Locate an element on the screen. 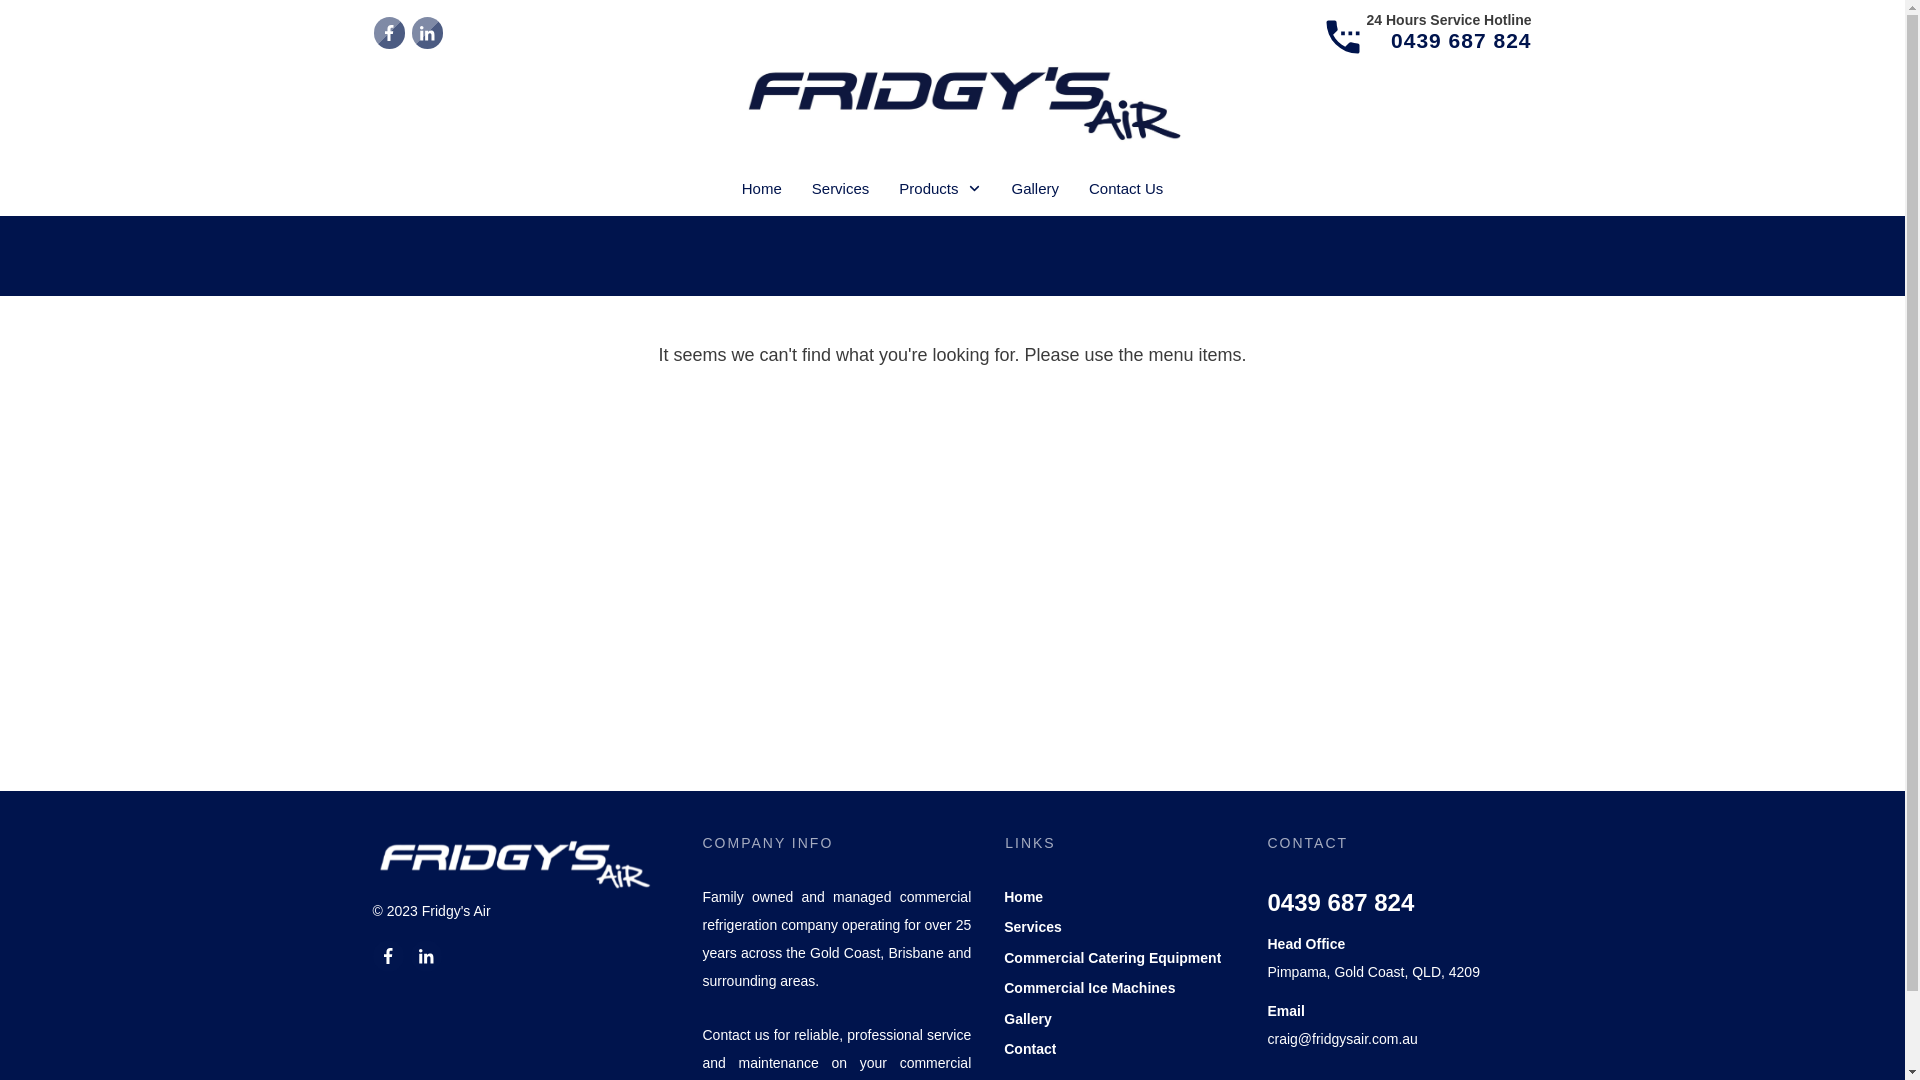 The width and height of the screenshot is (1920, 1080). 'Contact Us' is located at coordinates (1126, 189).